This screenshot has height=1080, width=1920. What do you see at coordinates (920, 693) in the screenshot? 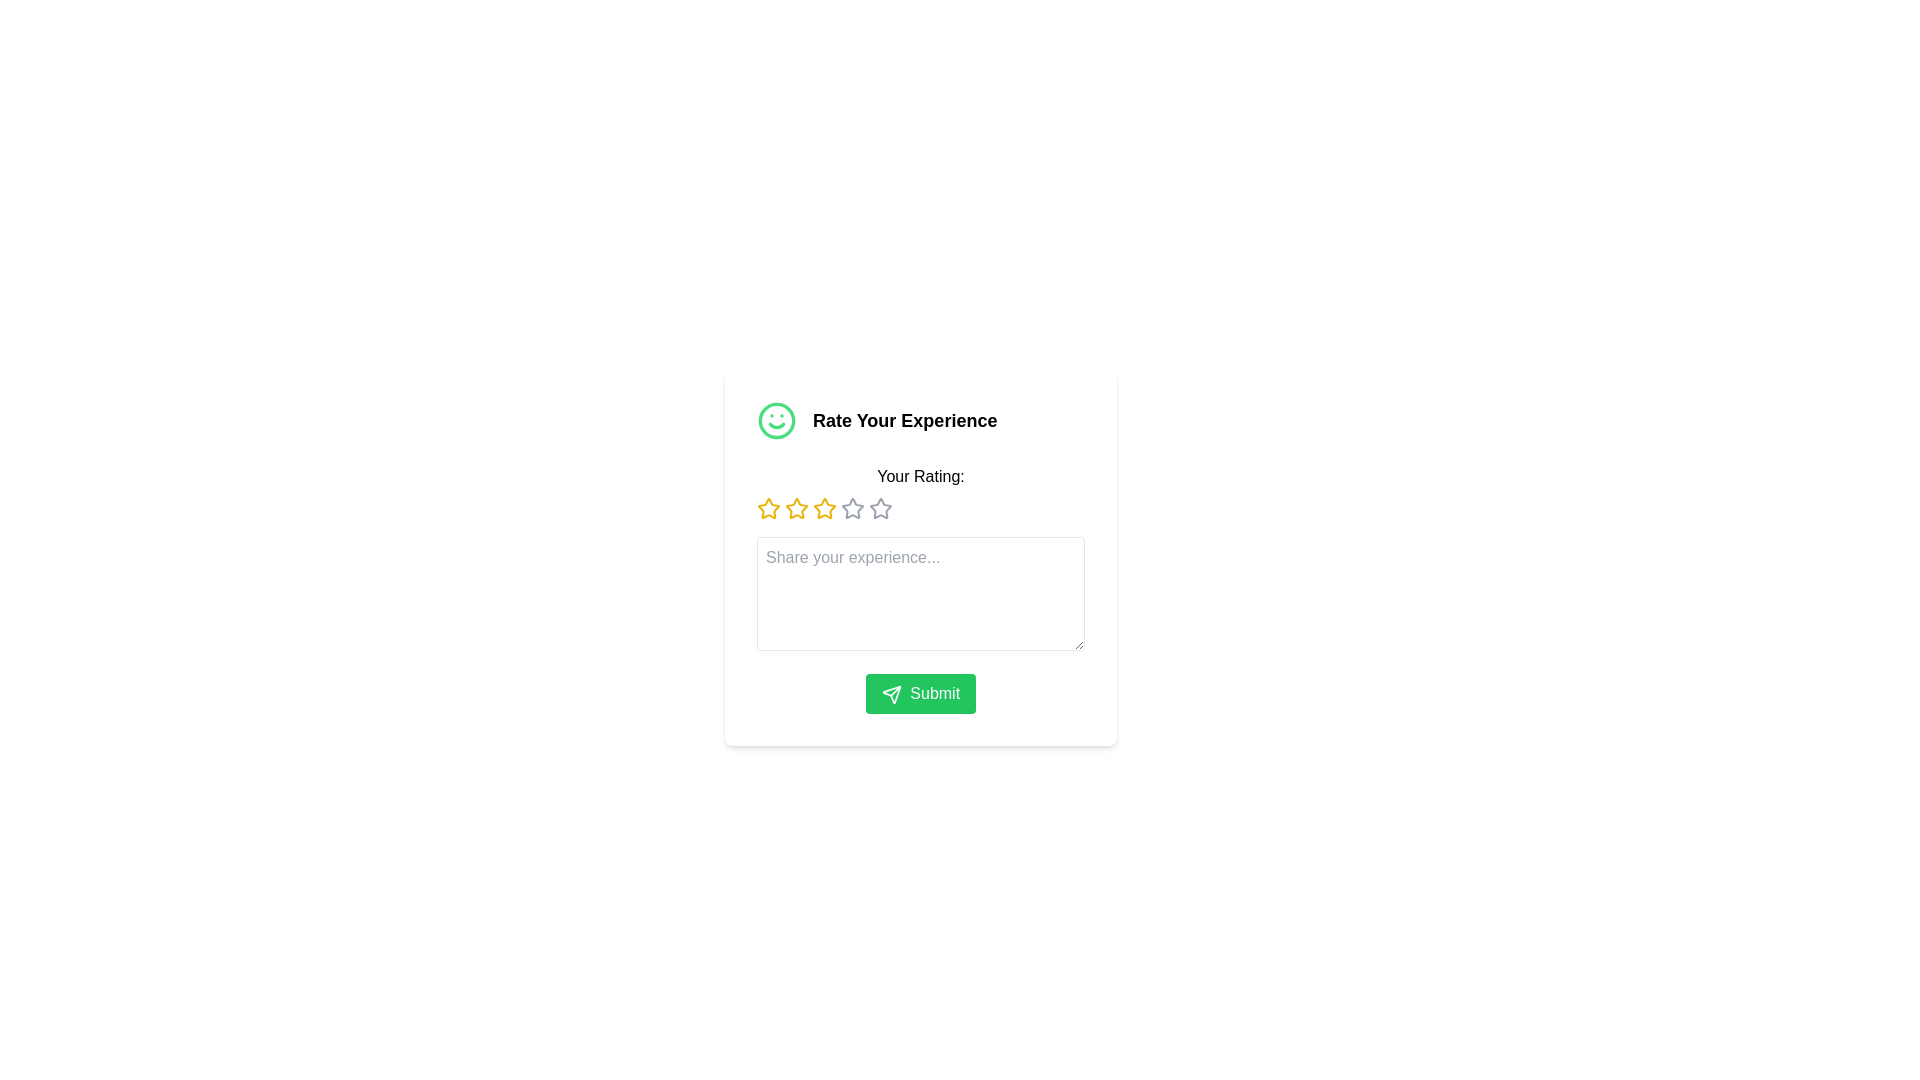
I see `the 'Submit' button with a green background and white text located at the bottom-center of the feedback form` at bounding box center [920, 693].